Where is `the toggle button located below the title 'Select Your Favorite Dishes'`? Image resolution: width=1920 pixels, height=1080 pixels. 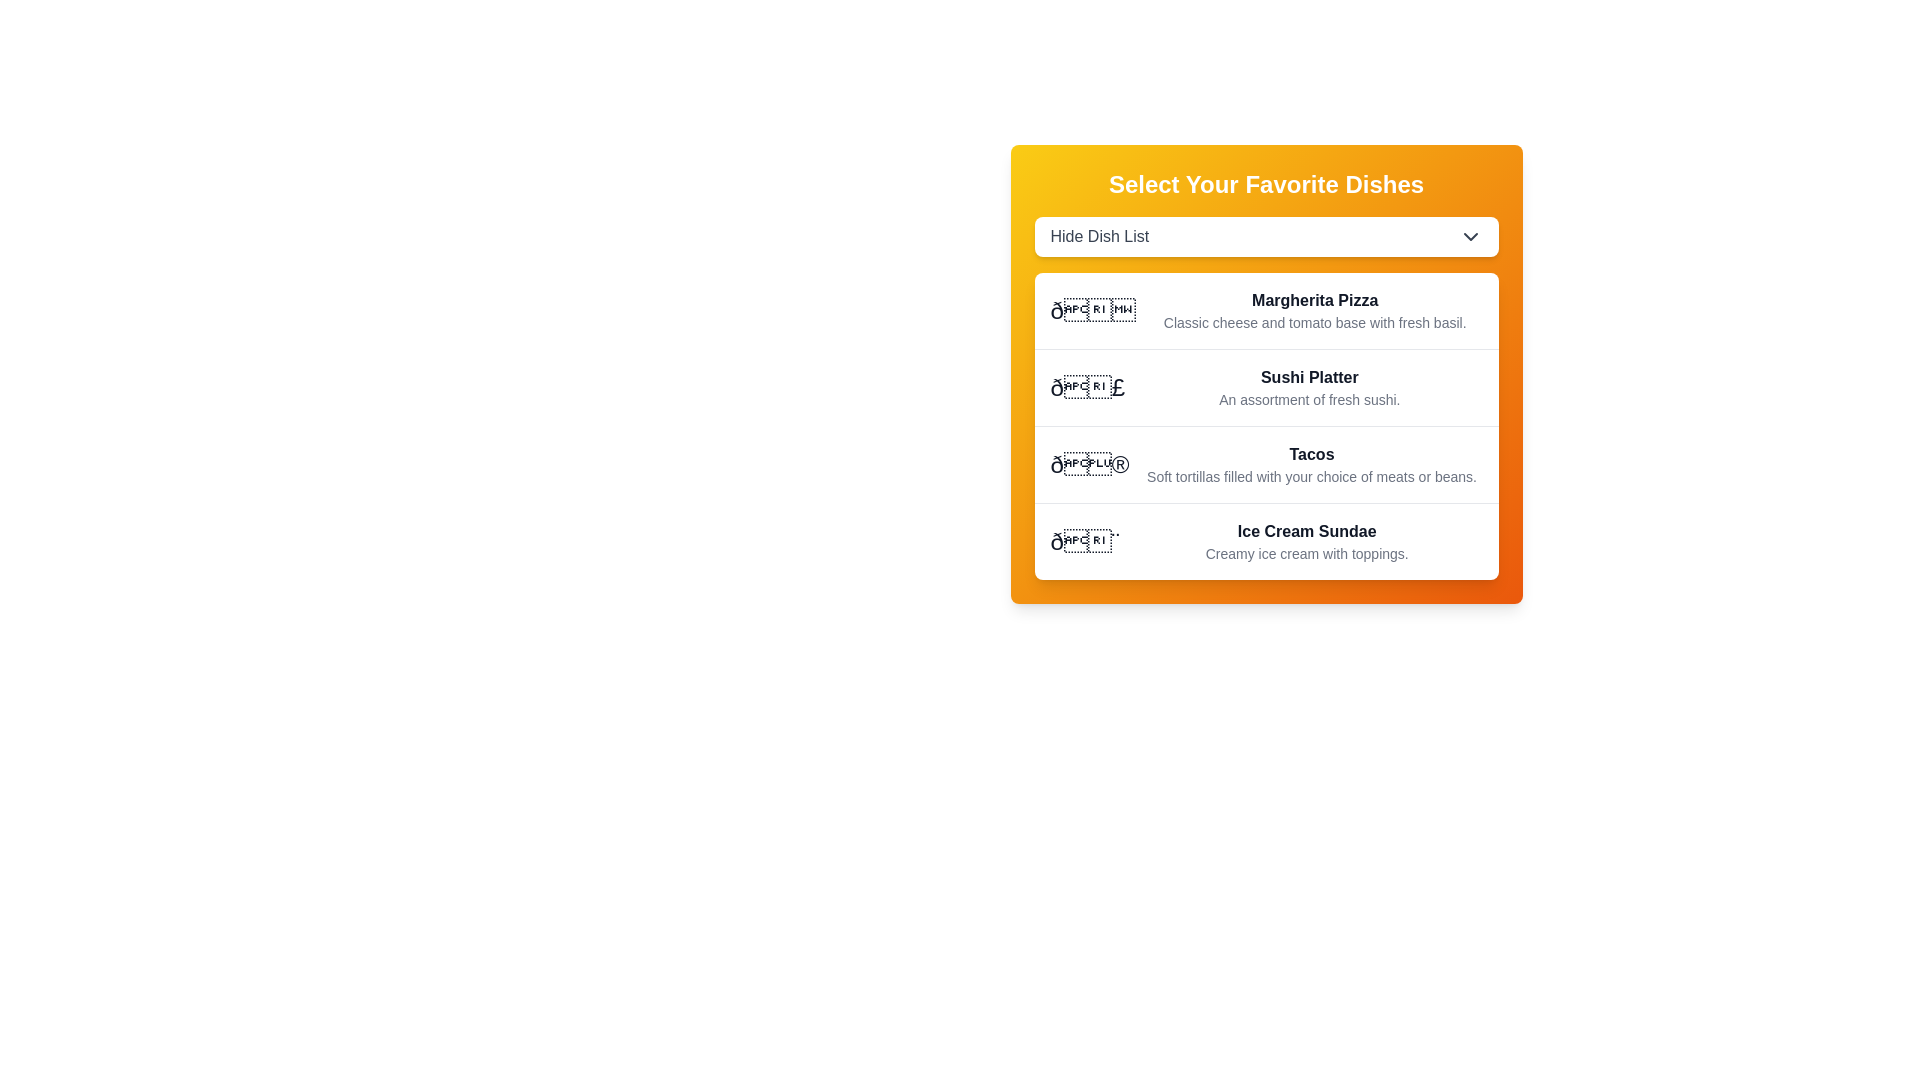 the toggle button located below the title 'Select Your Favorite Dishes' is located at coordinates (1265, 235).